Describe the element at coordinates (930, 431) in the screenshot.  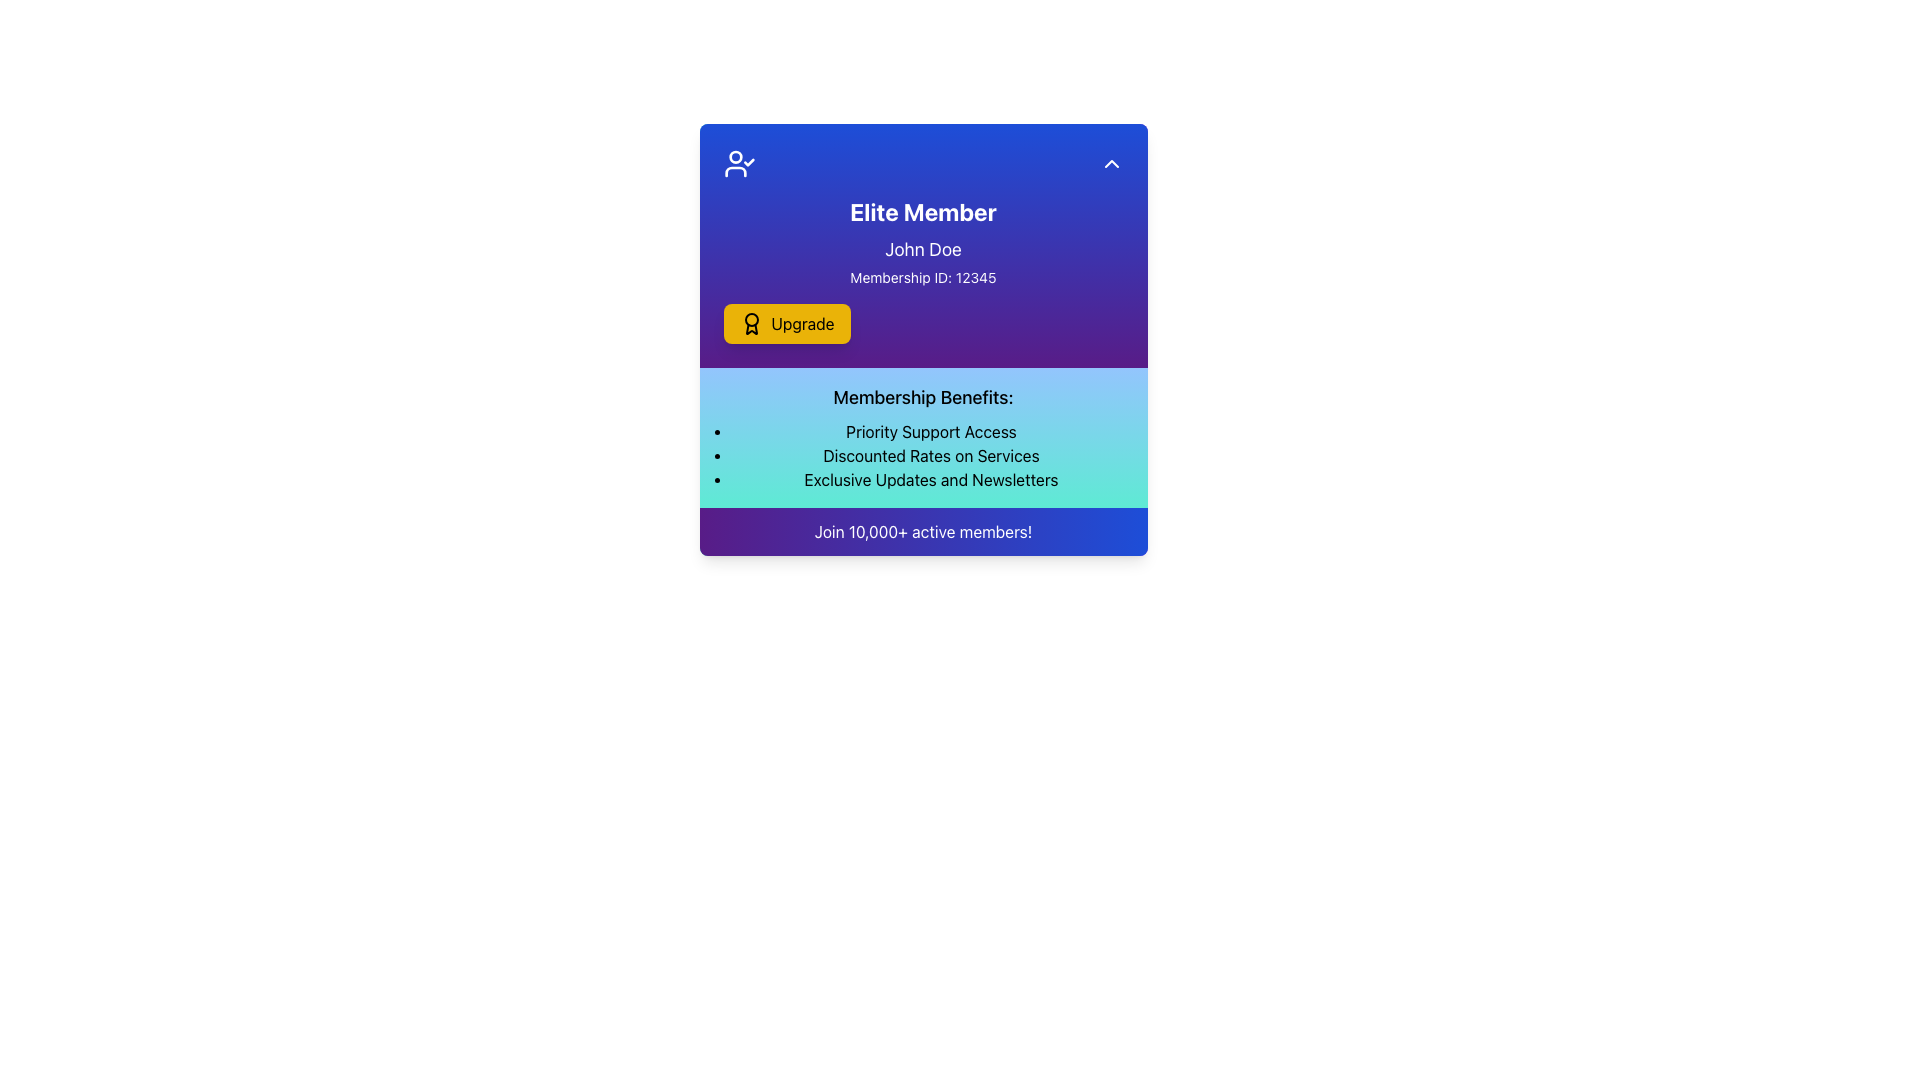
I see `text label that describes the membership benefit titled 'Priority Support Access', which is the first item in the vertical bulleted list under the 'Membership Benefits' section` at that location.